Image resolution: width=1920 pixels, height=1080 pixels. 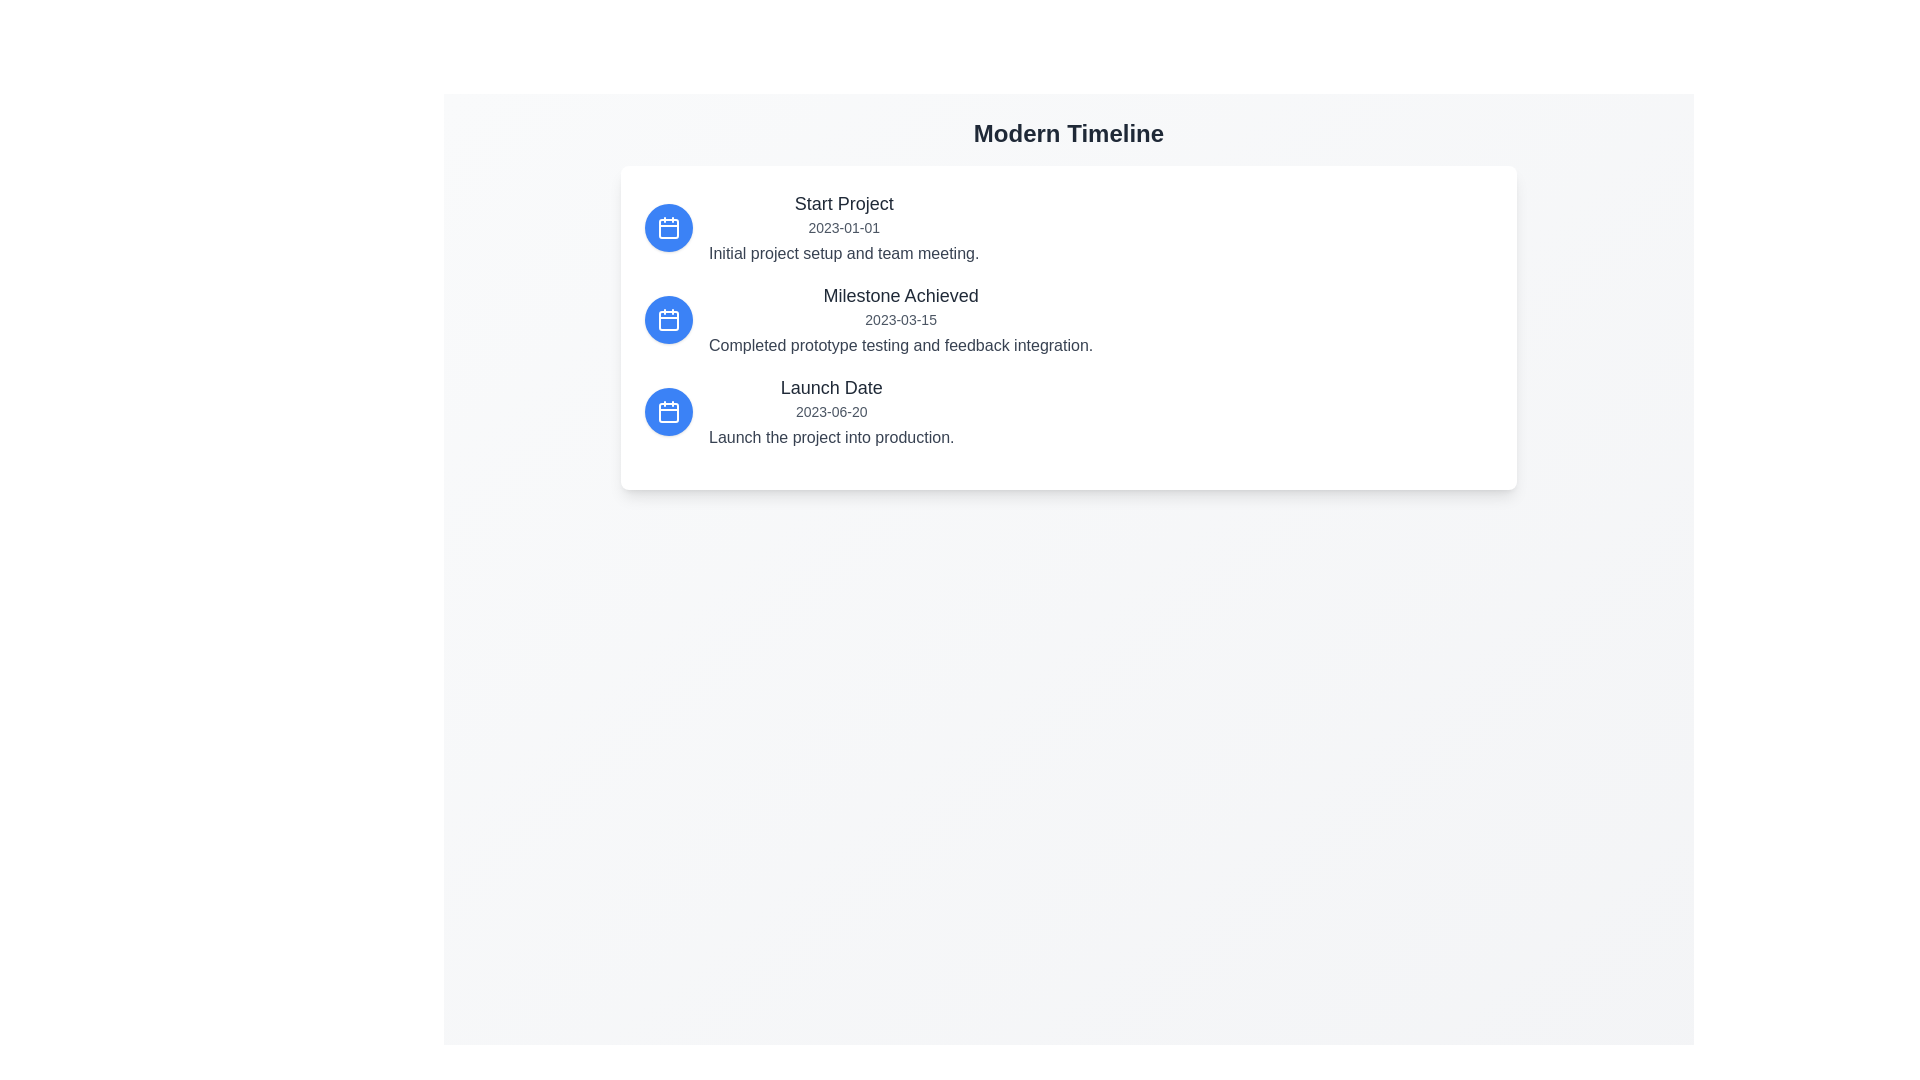 I want to click on the text label displaying the project start date, which is located below the 'Start Project' heading and above the description 'Initial project setup and team meeting.', so click(x=844, y=226).